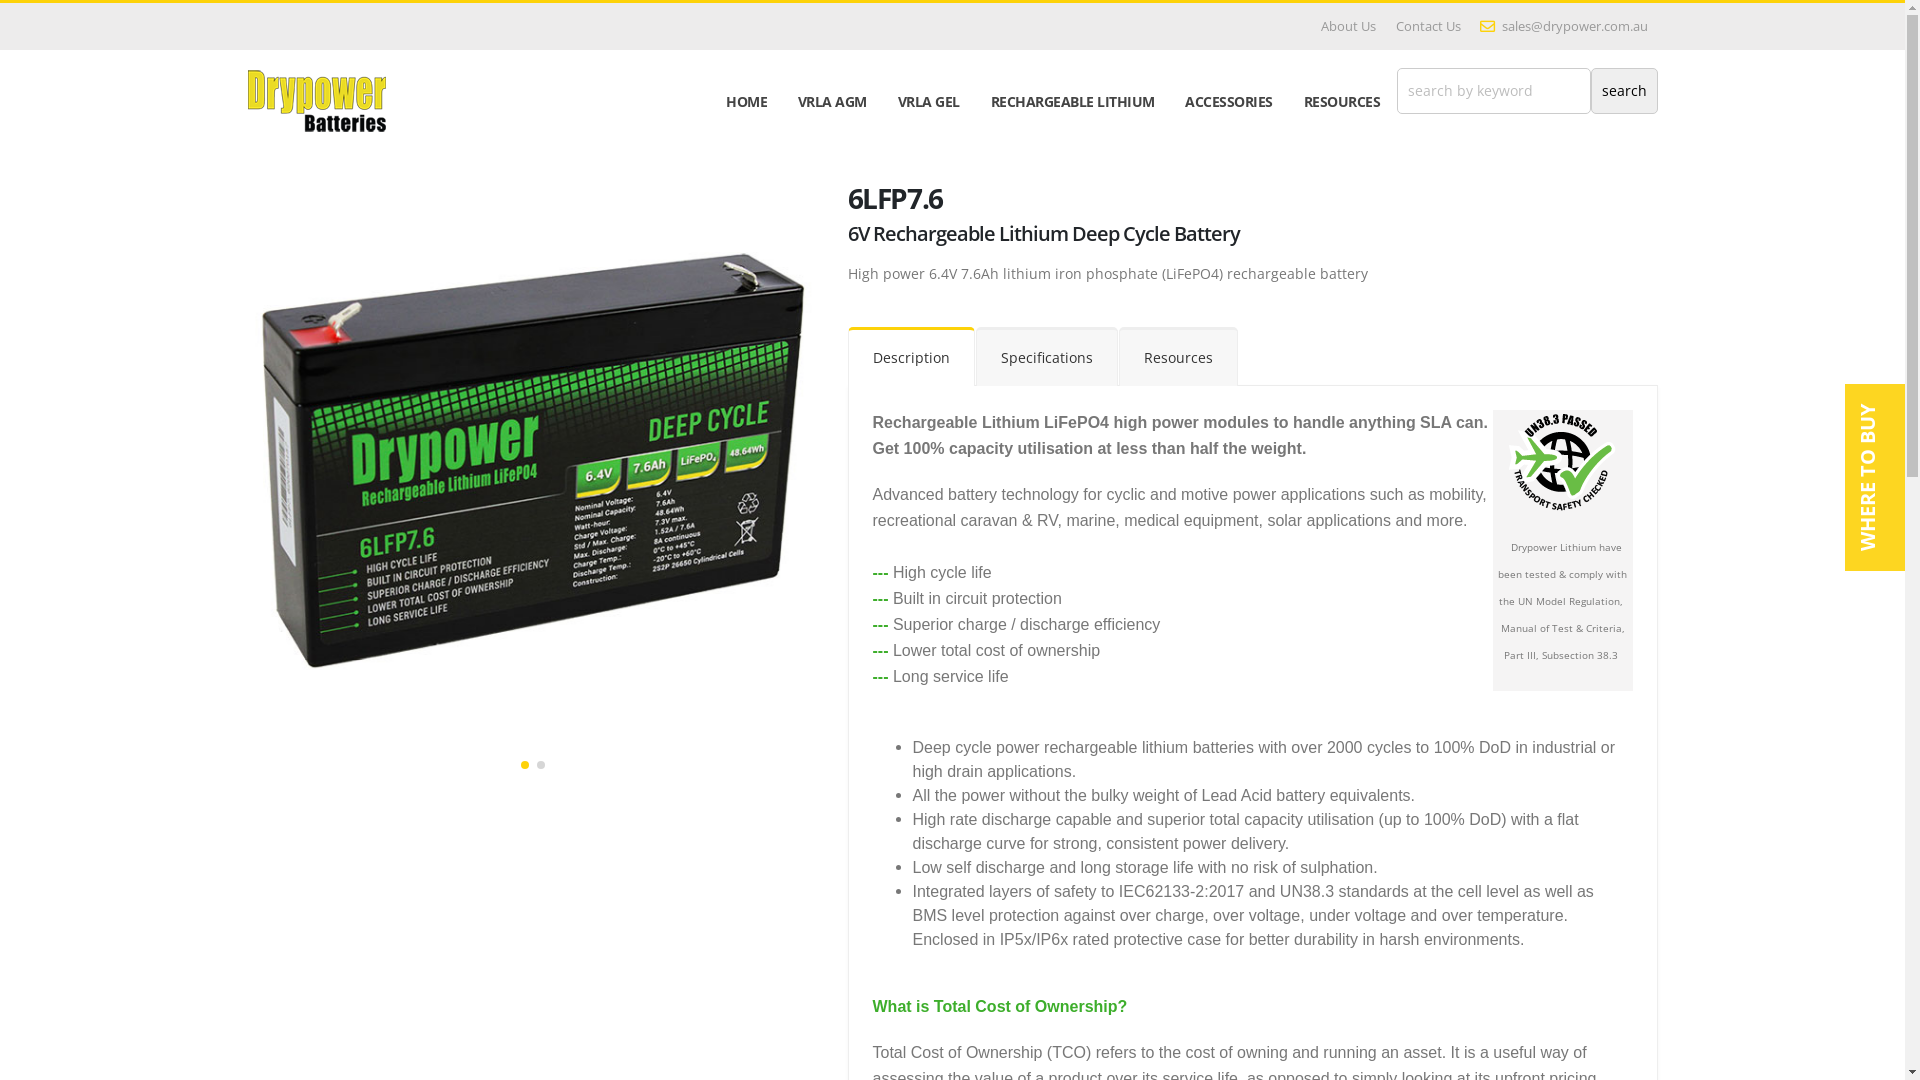 This screenshot has height=1080, width=1920. I want to click on 'About Us', so click(1347, 26).